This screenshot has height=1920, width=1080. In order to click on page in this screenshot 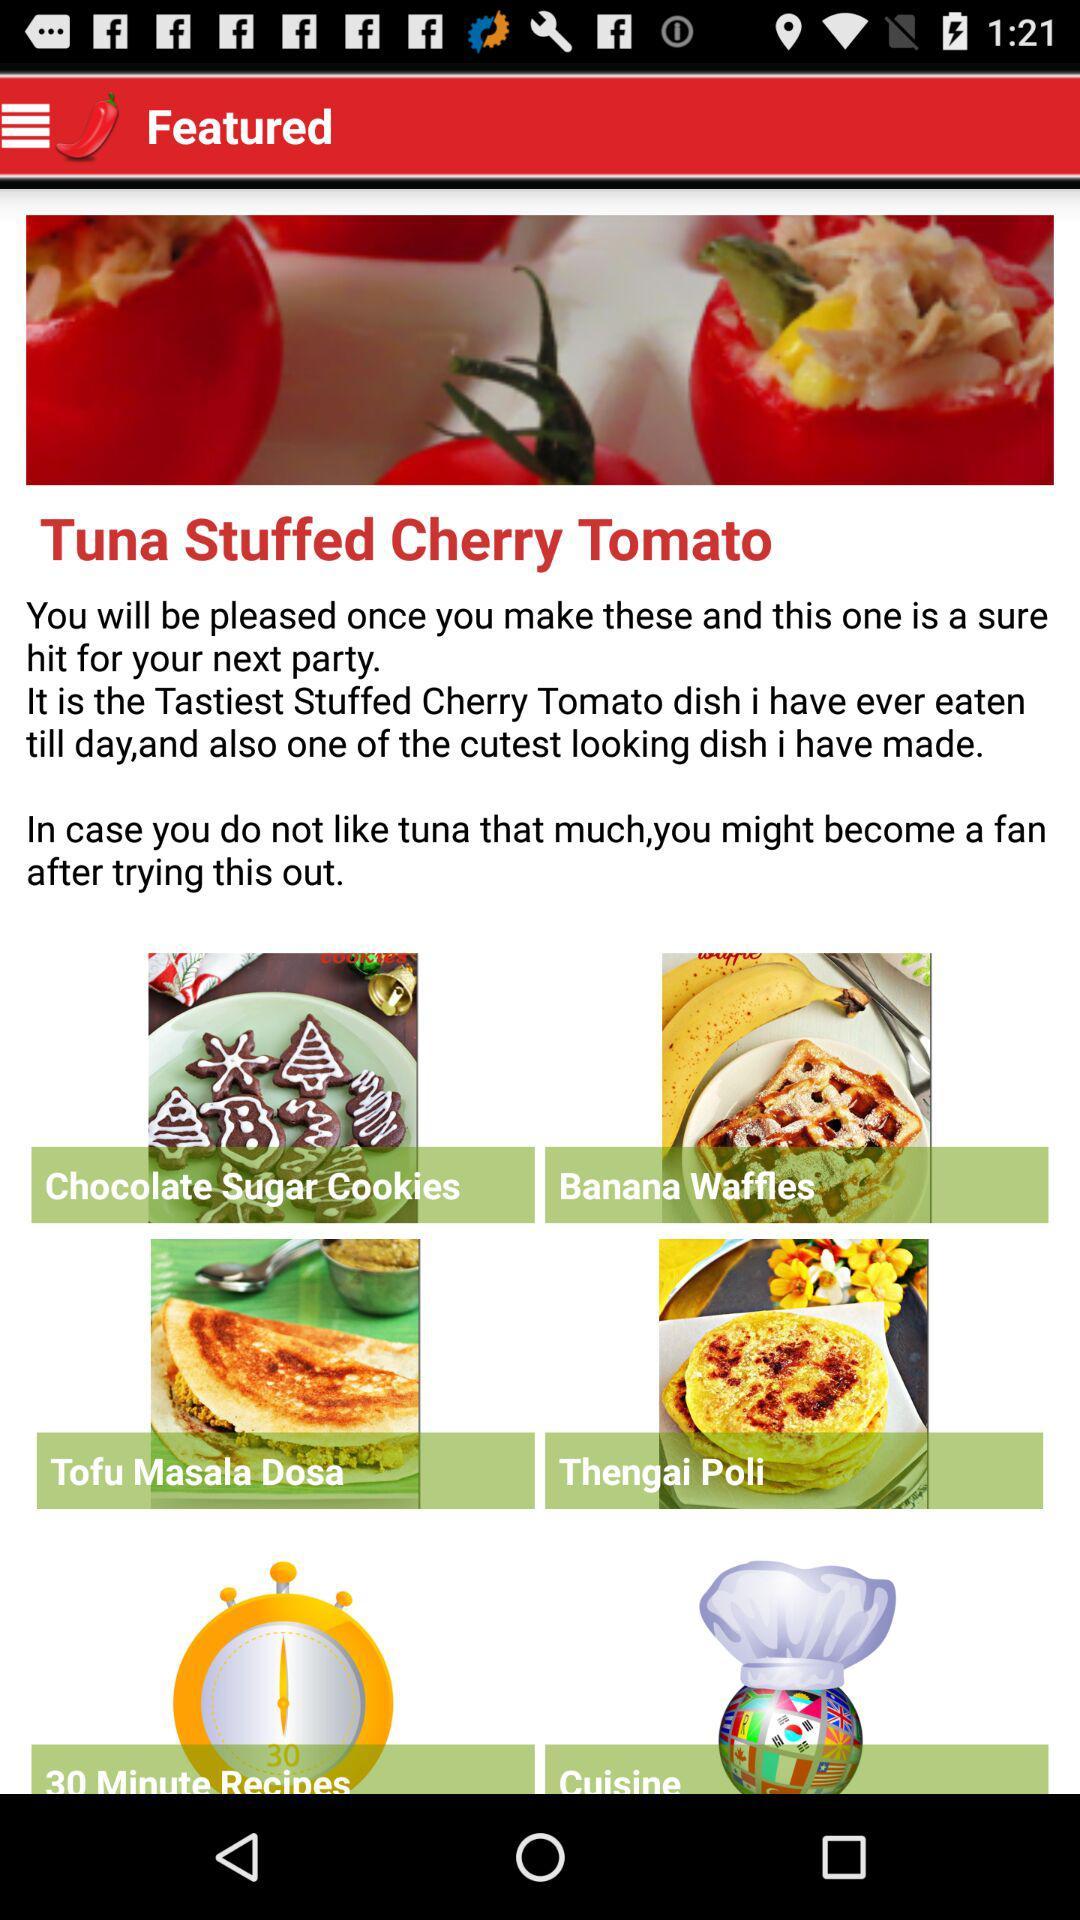, I will do `click(283, 1672)`.